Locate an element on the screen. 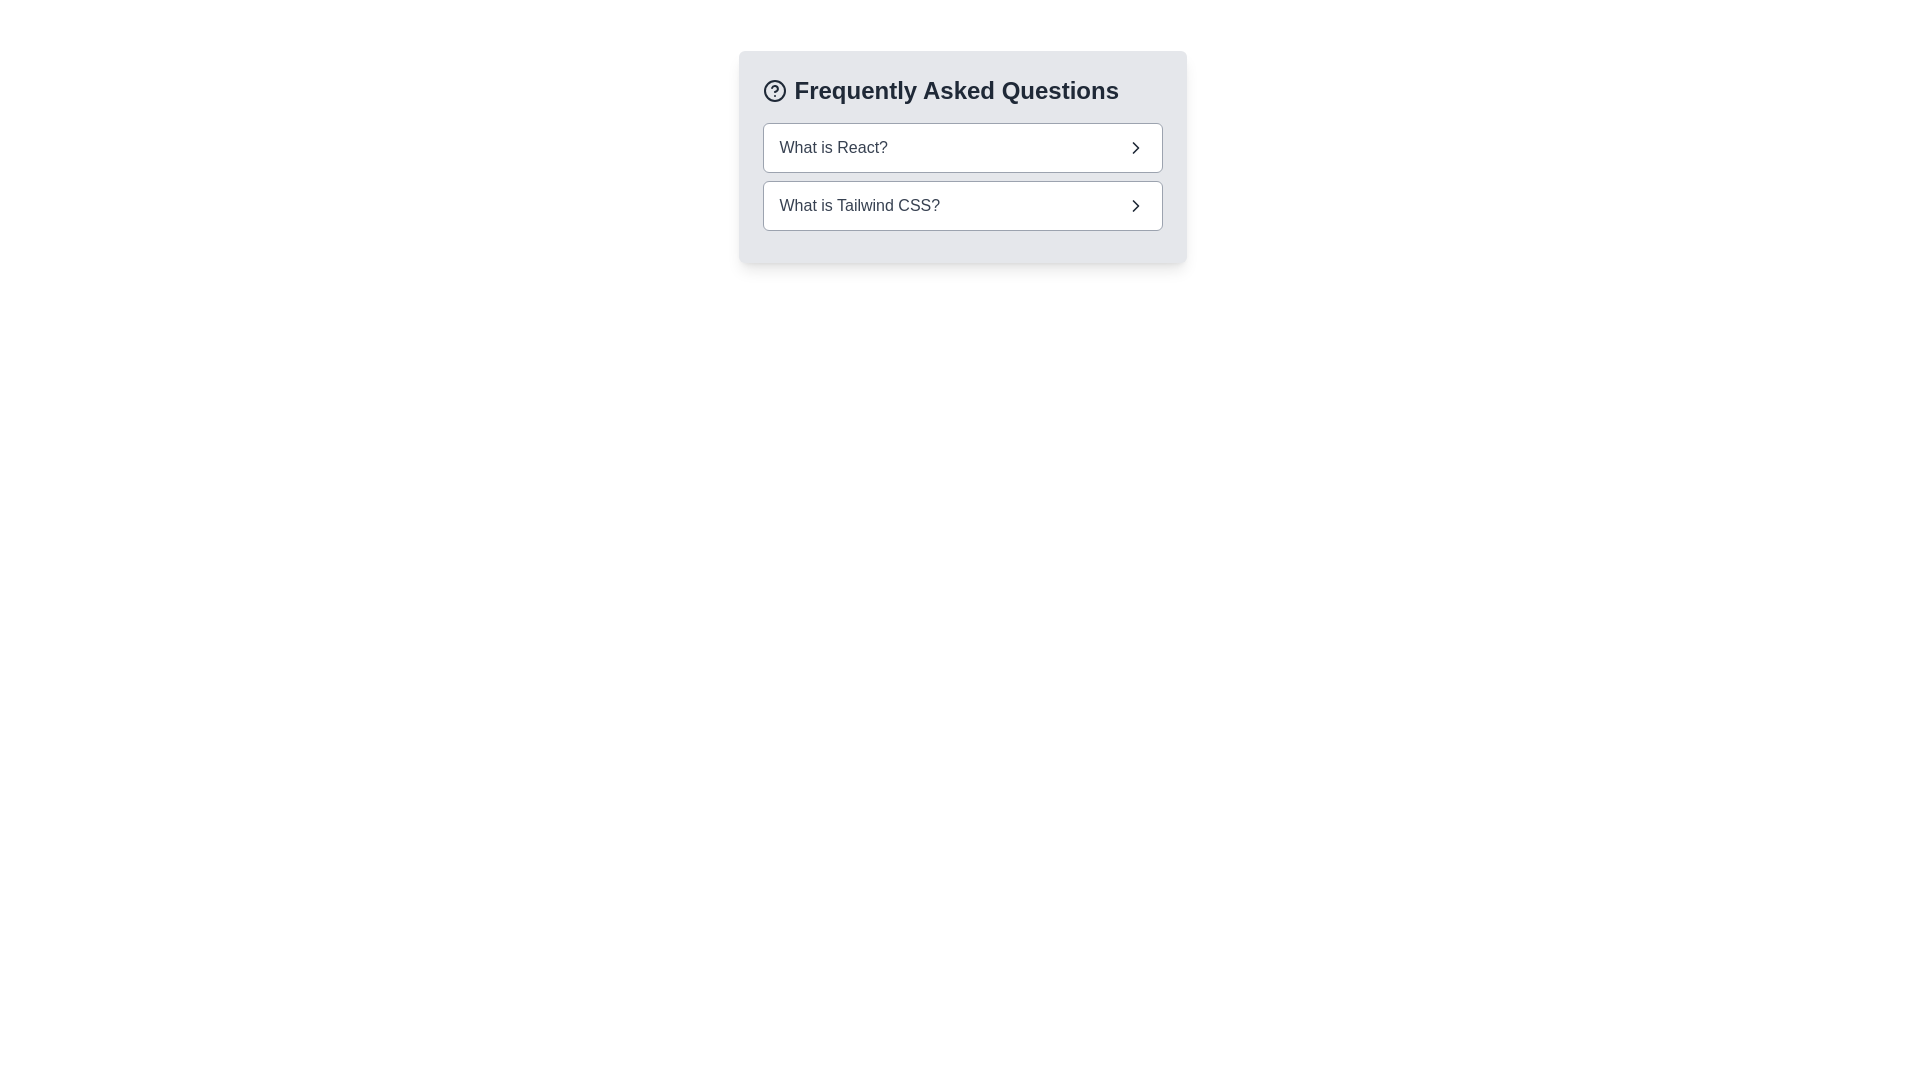  the SVG Circle Graphic, which is an outline without fill located at the beginning of the Frequently Asked Questions card is located at coordinates (773, 91).